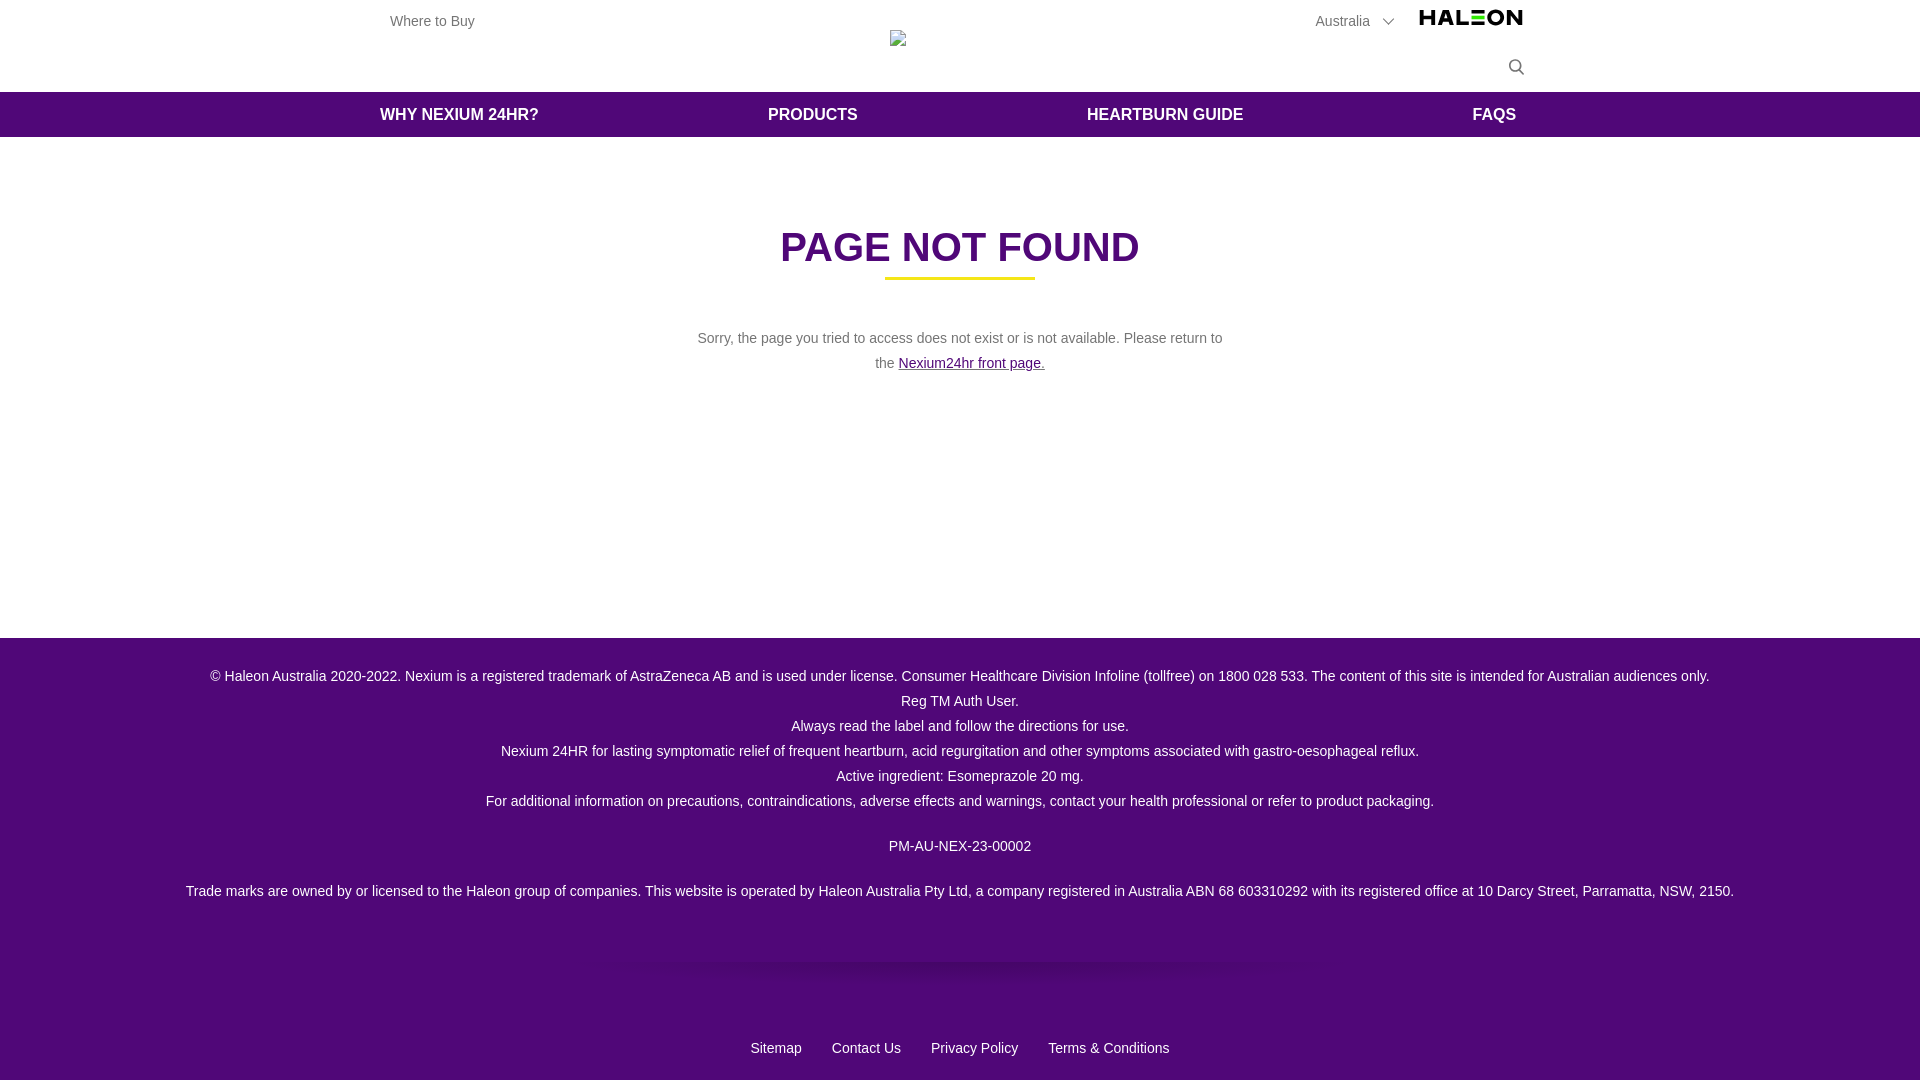  I want to click on 'Contact Us', so click(866, 1047).